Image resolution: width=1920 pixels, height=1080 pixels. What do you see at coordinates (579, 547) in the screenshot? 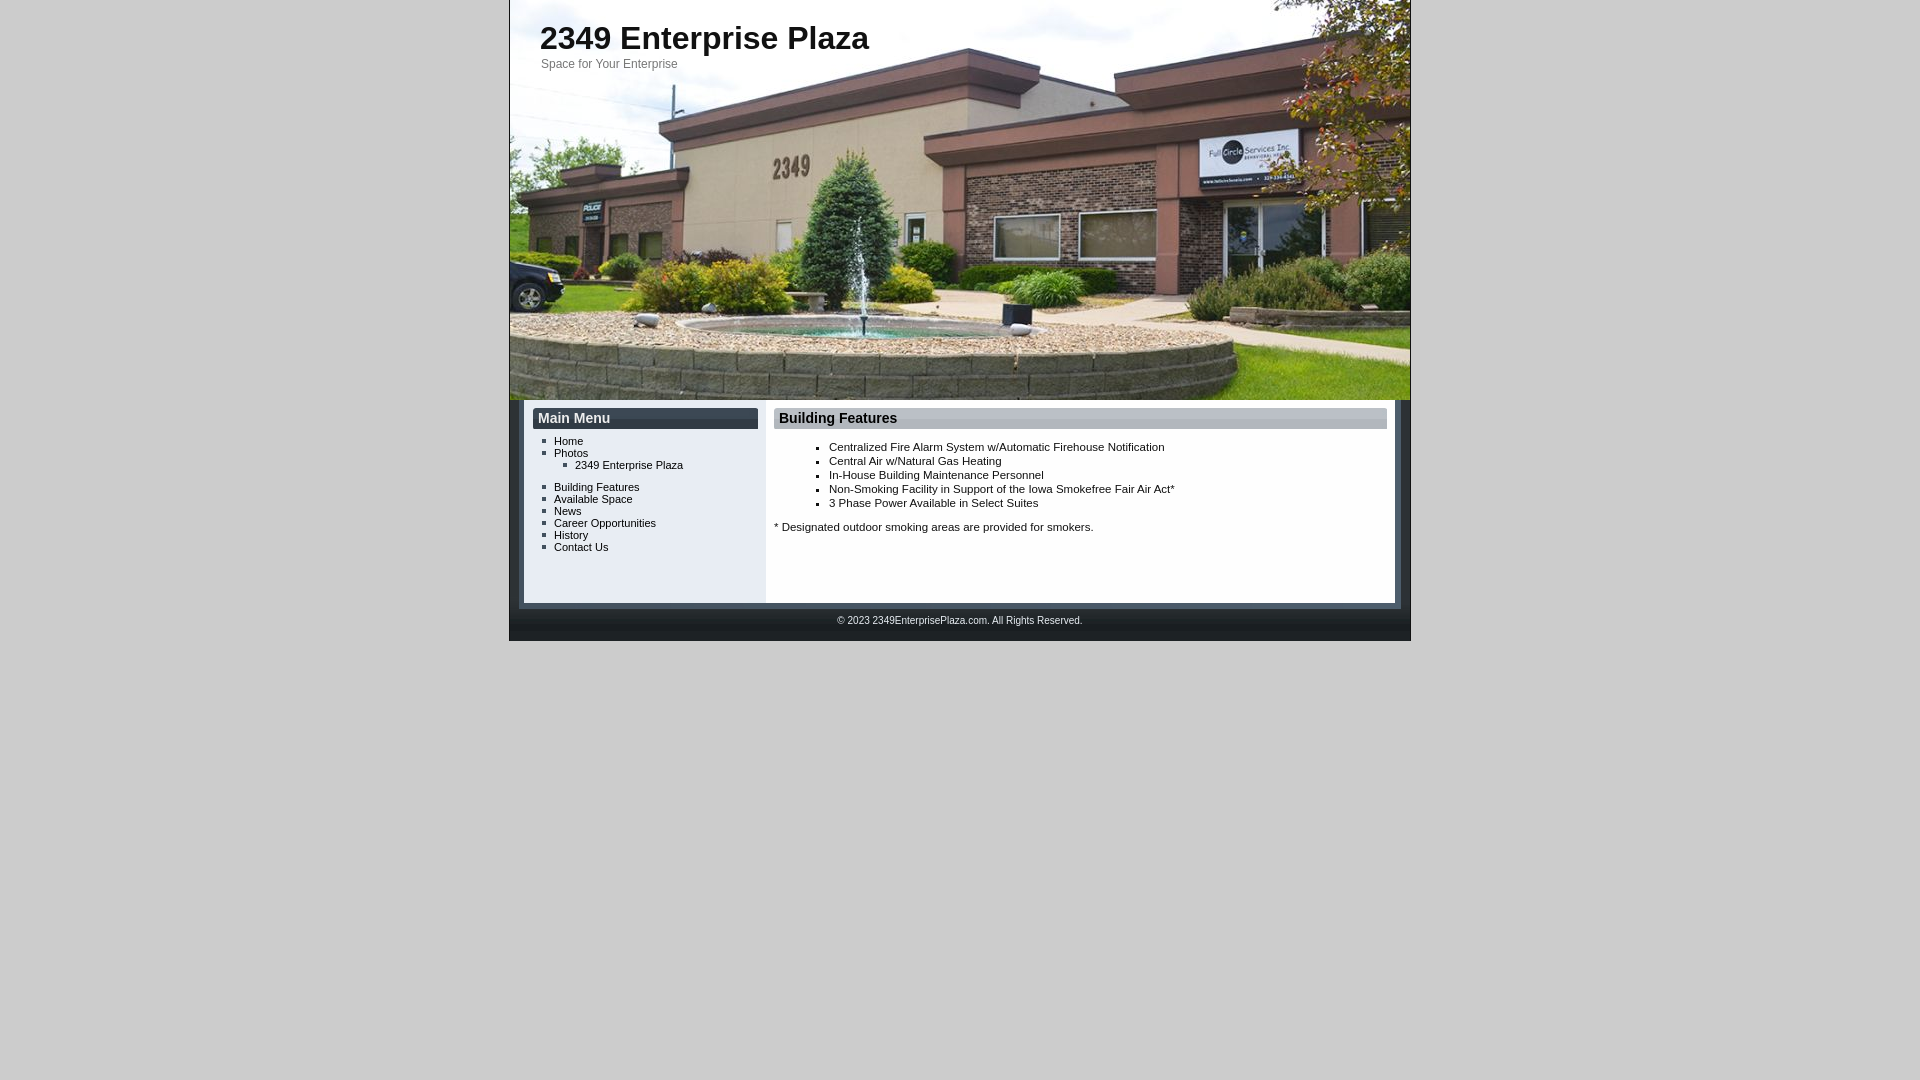
I see `'Contact Us'` at bounding box center [579, 547].